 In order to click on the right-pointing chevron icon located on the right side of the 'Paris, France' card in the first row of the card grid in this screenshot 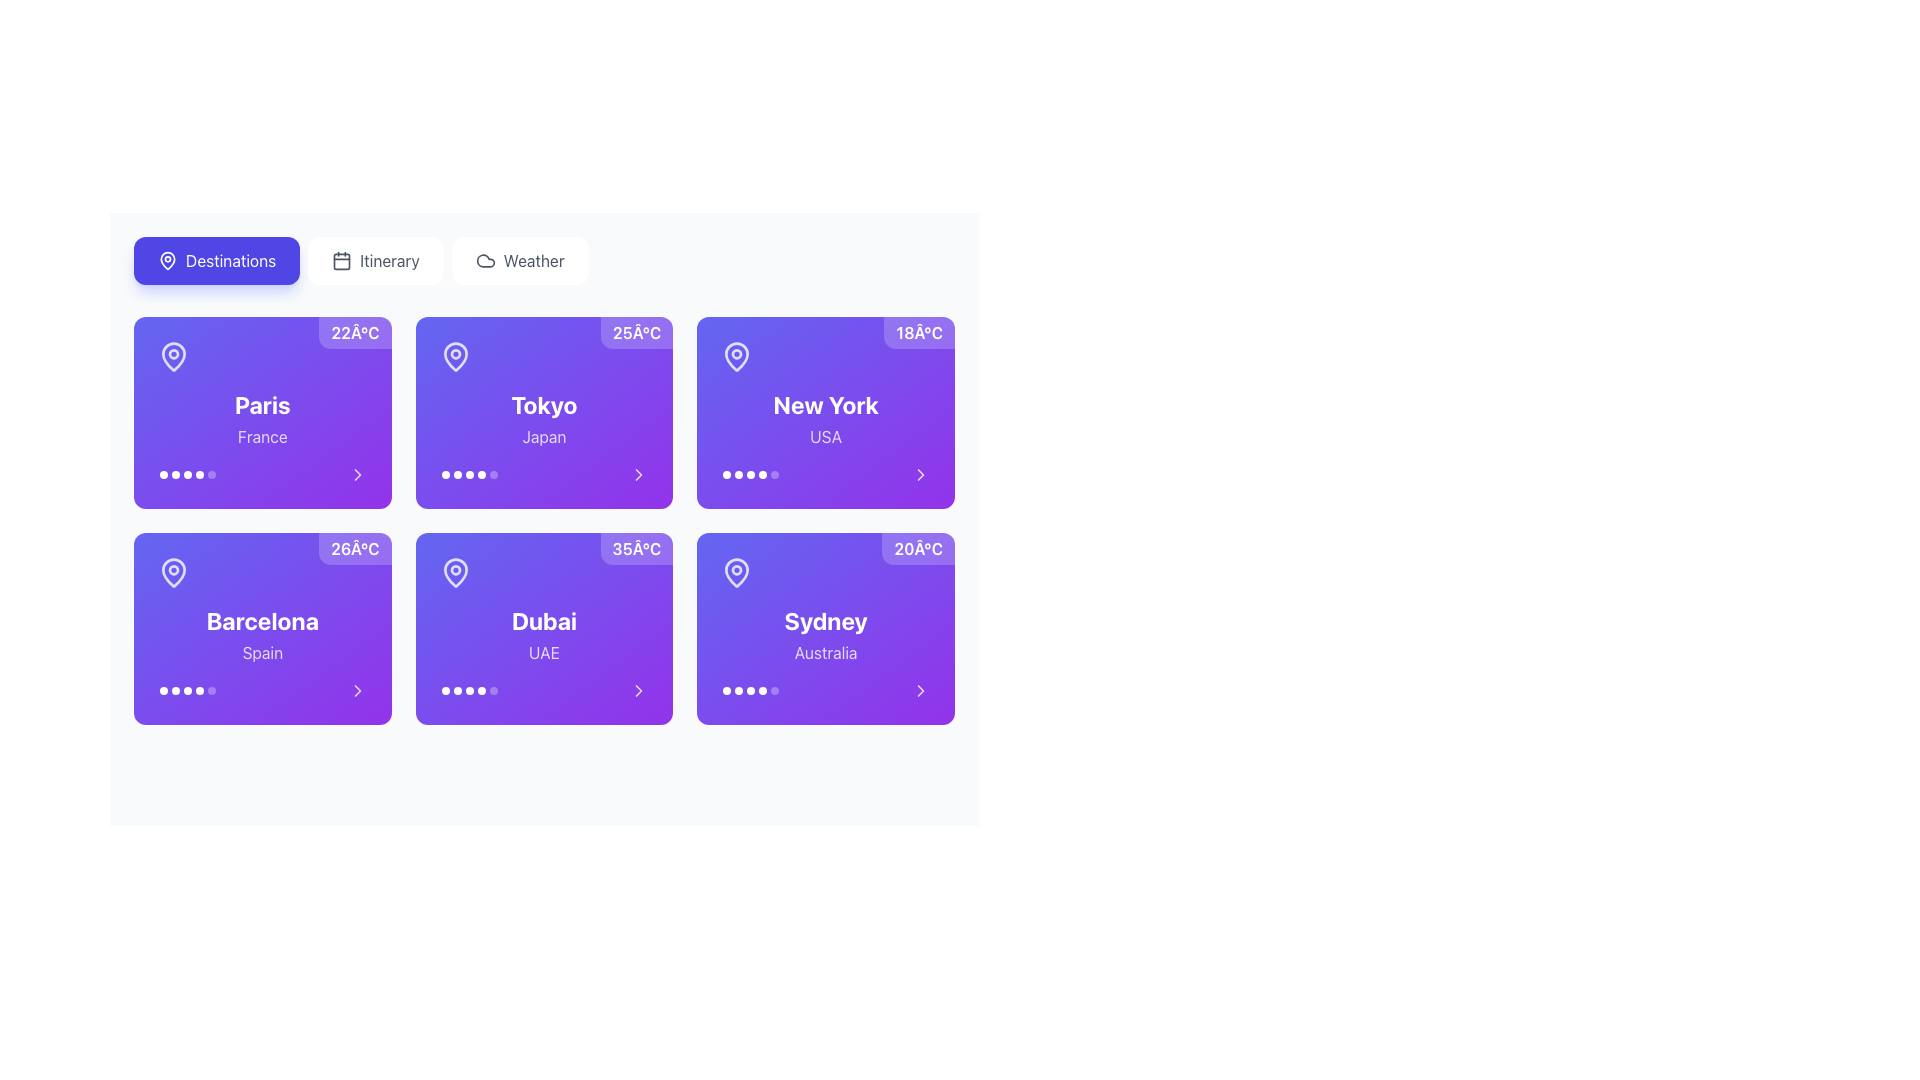, I will do `click(357, 474)`.